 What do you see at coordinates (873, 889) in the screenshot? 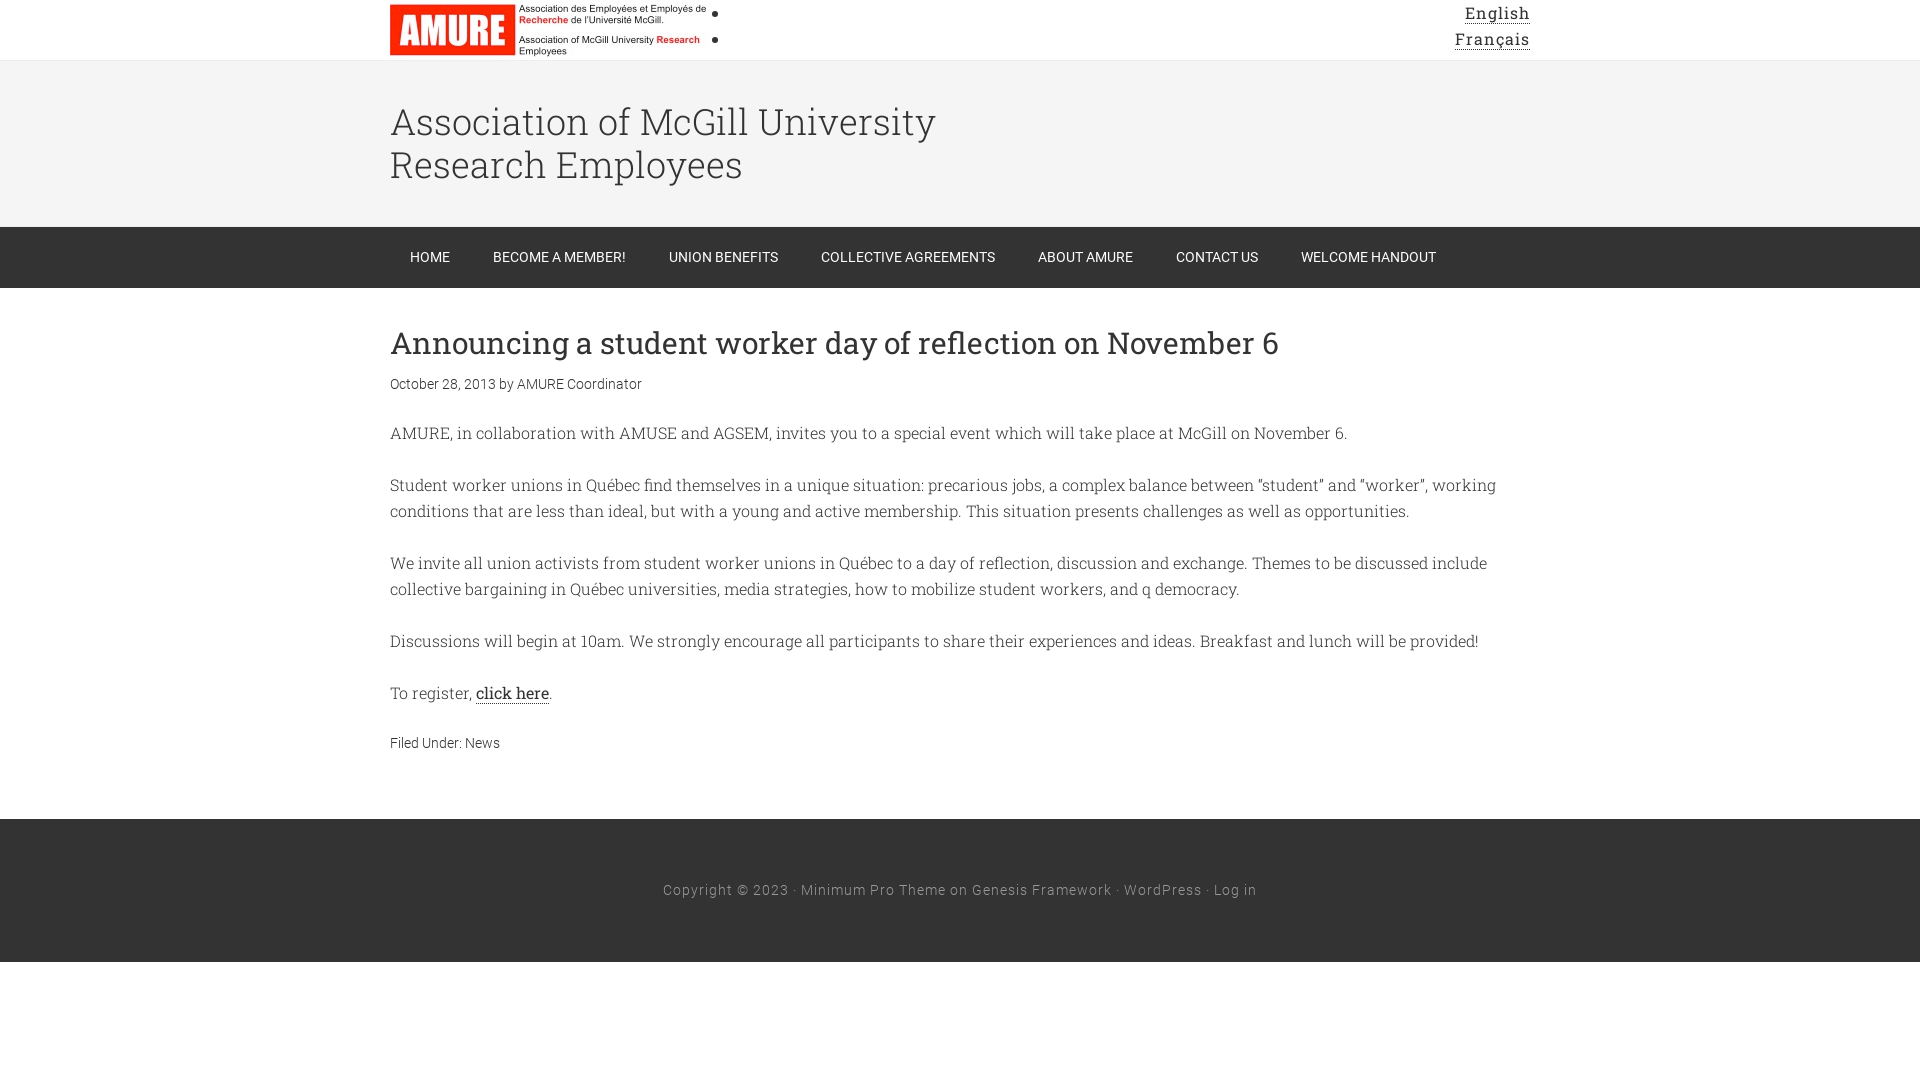
I see `'Minimum Pro Theme'` at bounding box center [873, 889].